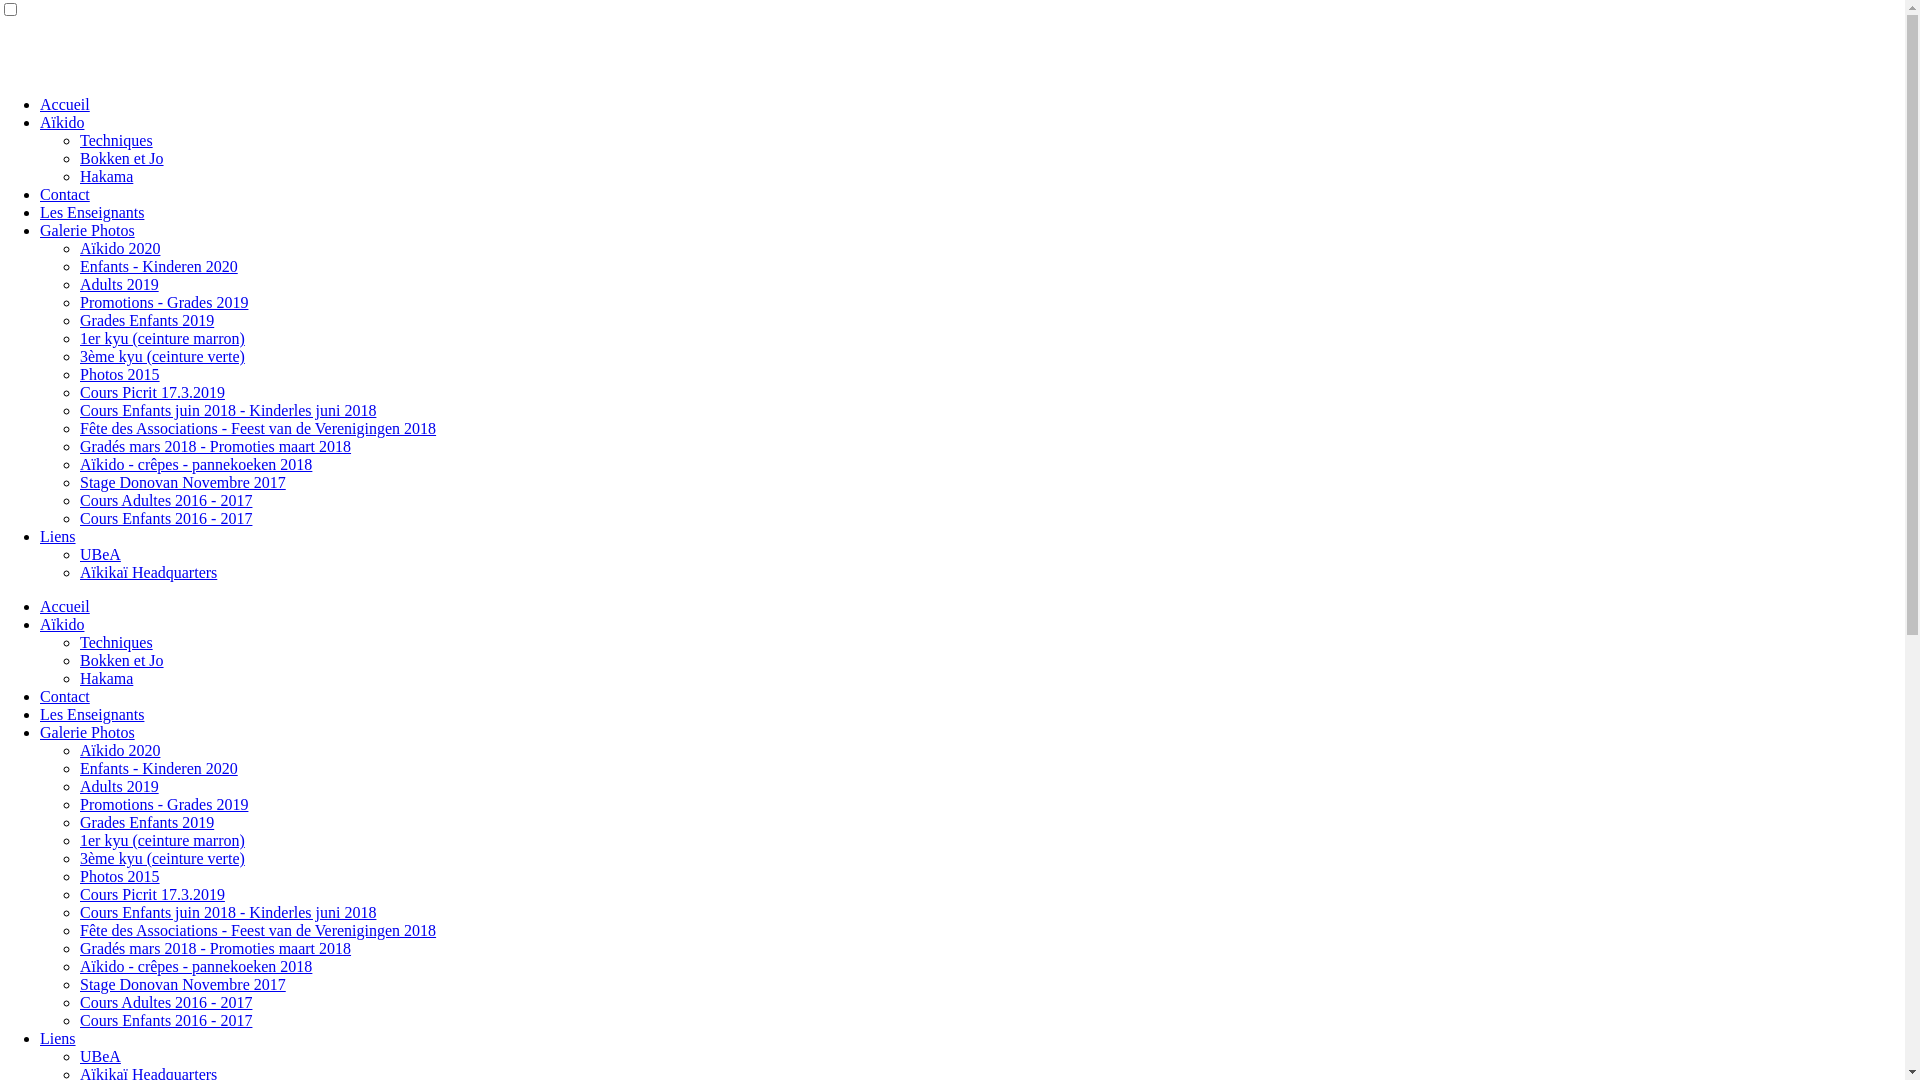  What do you see at coordinates (151, 392) in the screenshot?
I see `'Cours Picrit 17.3.2019'` at bounding box center [151, 392].